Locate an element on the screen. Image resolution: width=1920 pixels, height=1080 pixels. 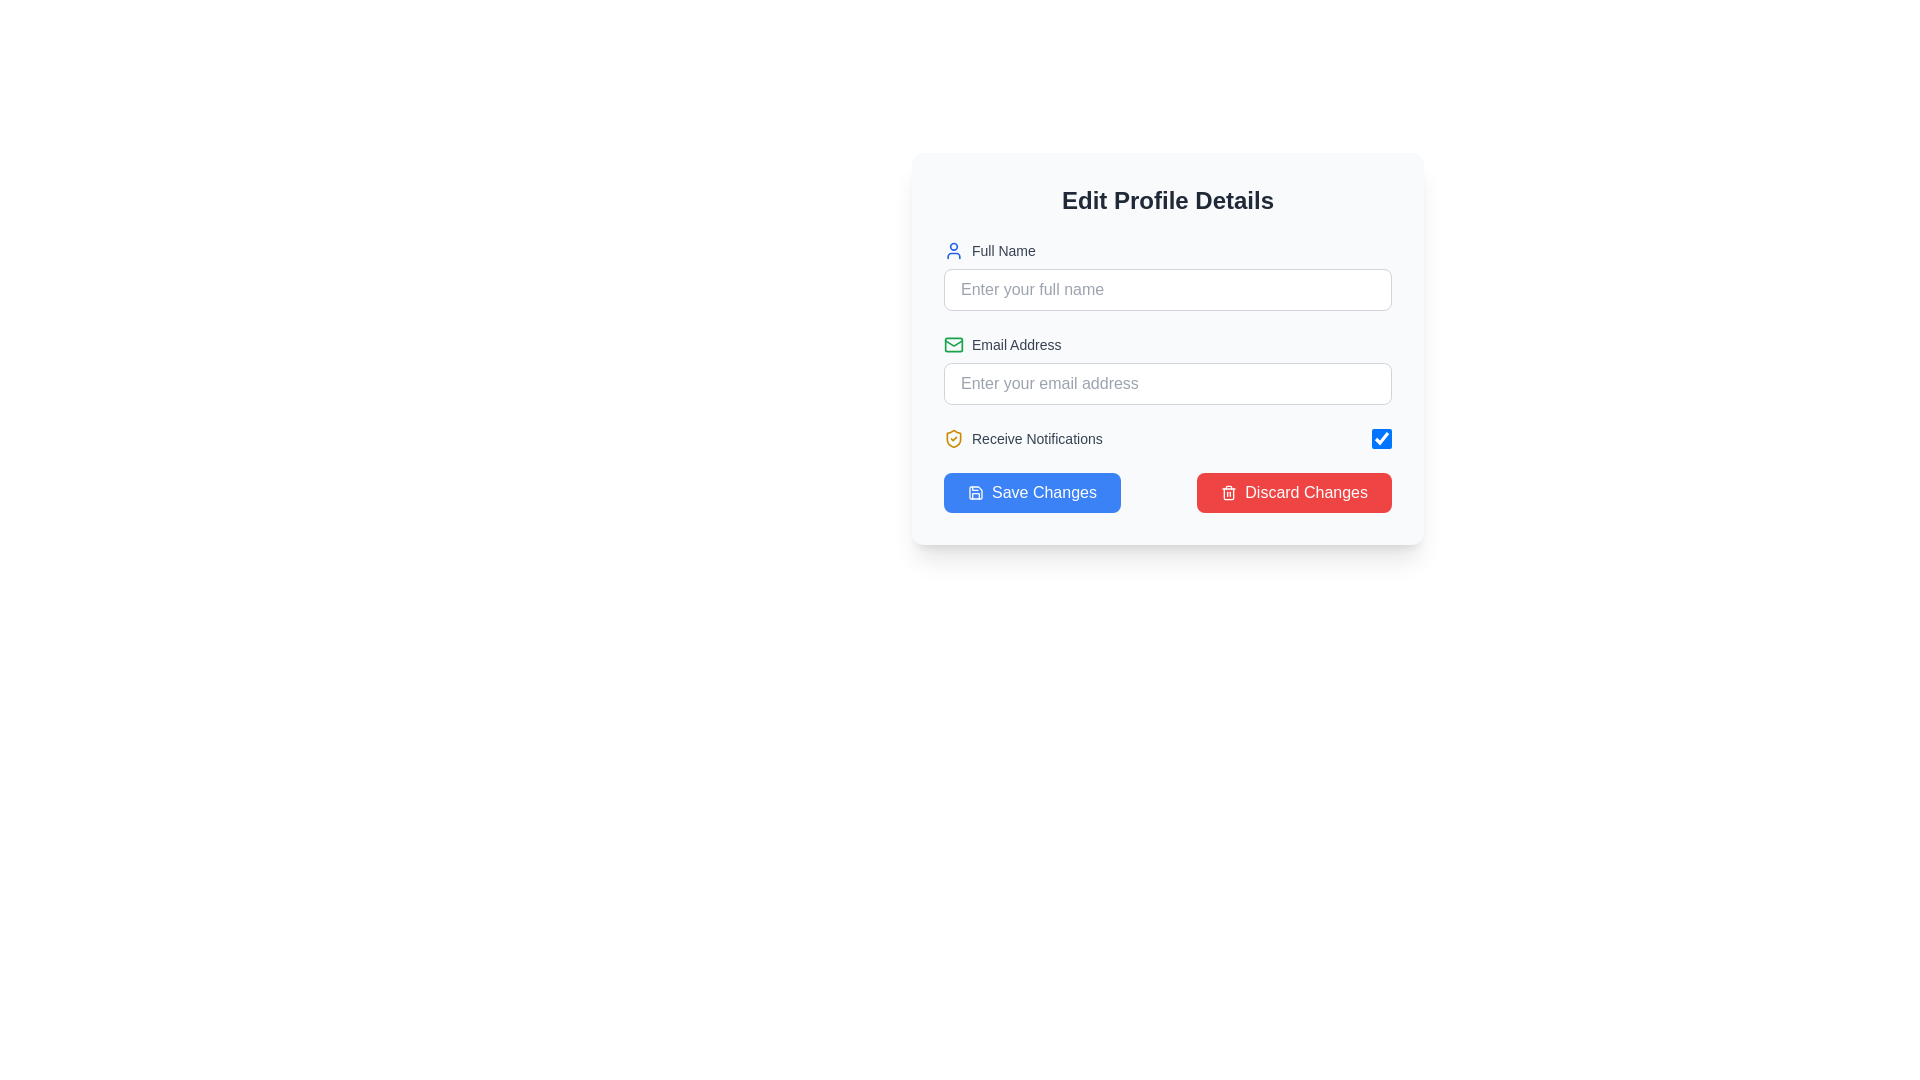
the descriptive label for the checkbox control located near the center-right of the form, underneath the 'Email Address' input field is located at coordinates (1023, 438).